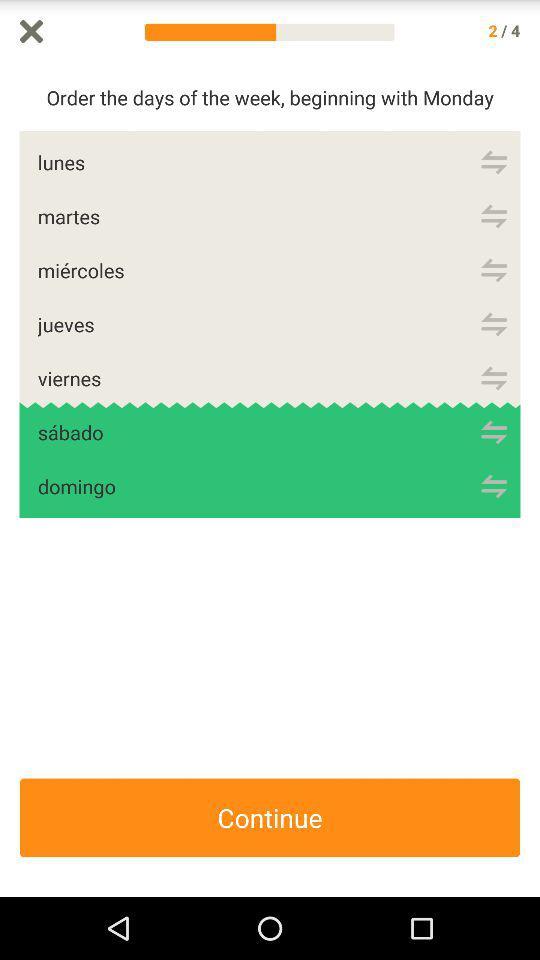 This screenshot has width=540, height=960. Describe the element at coordinates (493, 485) in the screenshot. I see `domingo option` at that location.